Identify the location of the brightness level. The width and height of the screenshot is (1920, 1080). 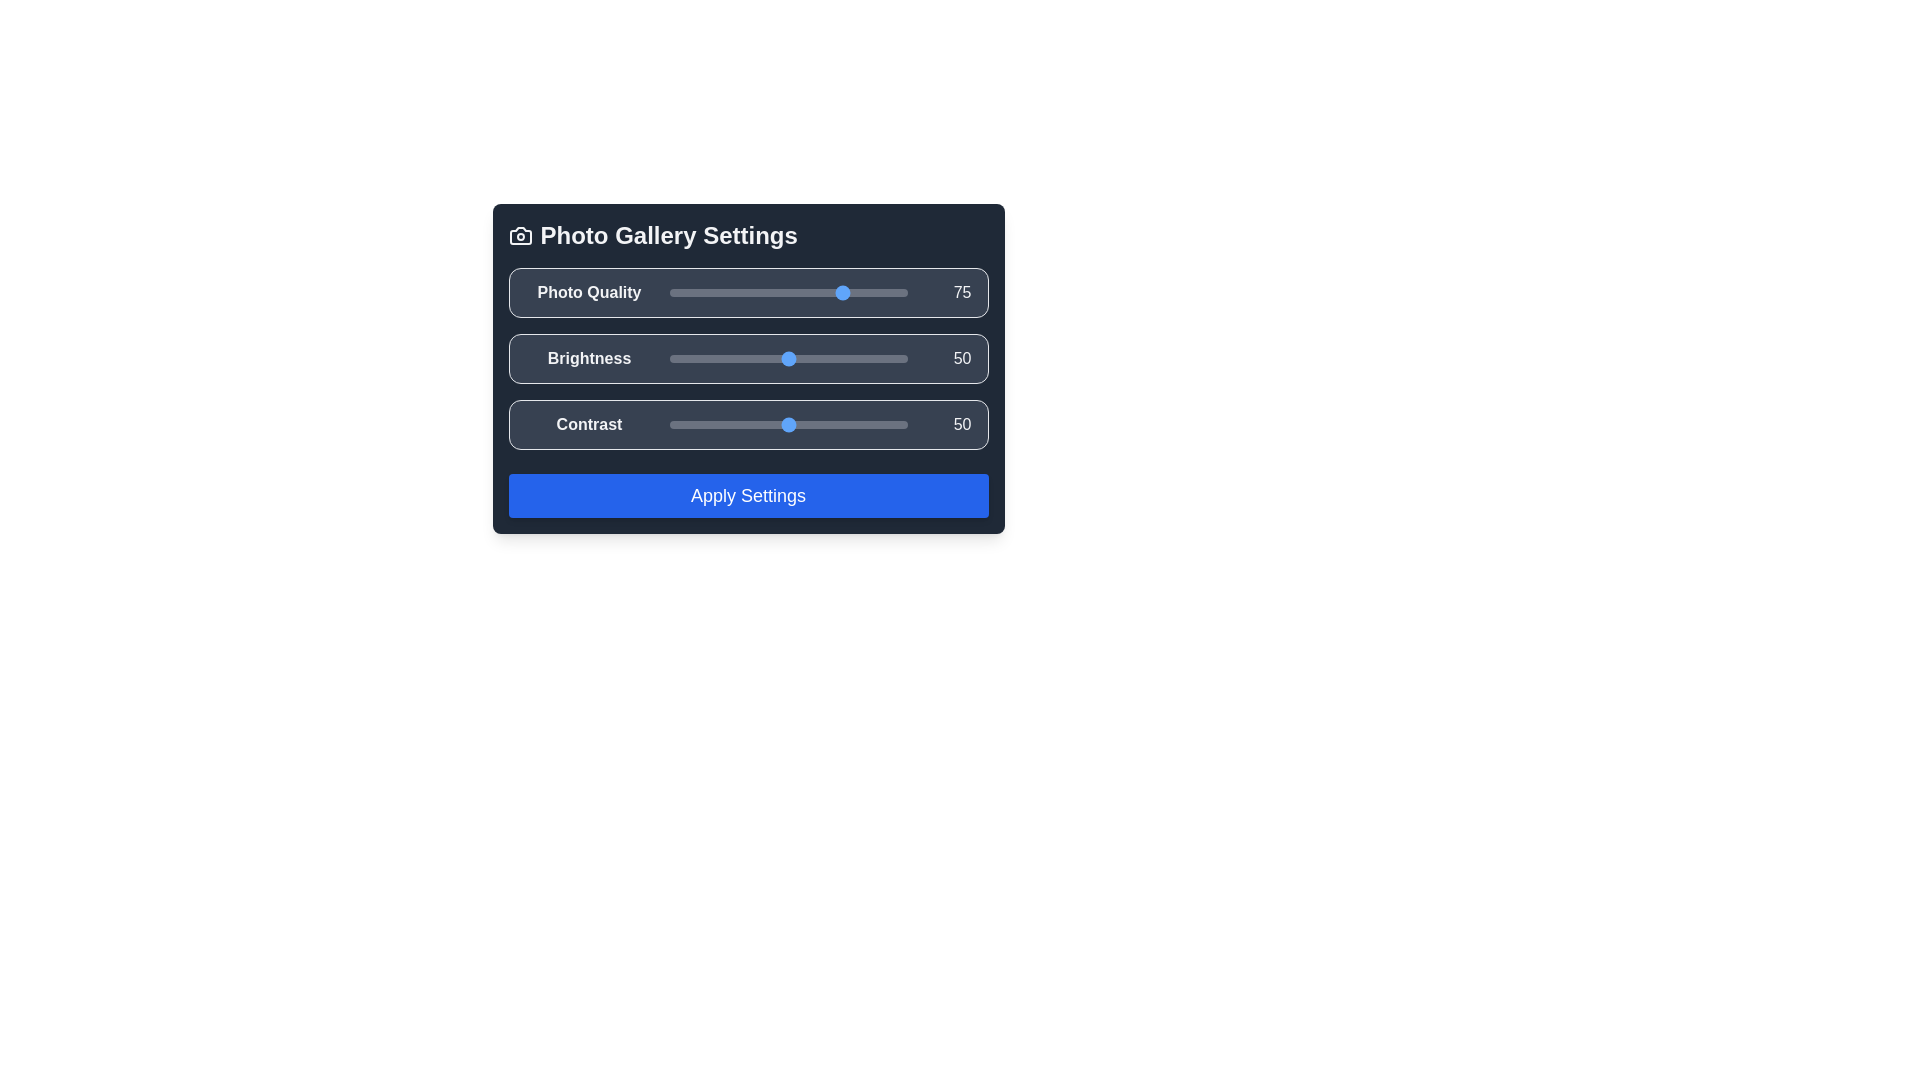
(669, 357).